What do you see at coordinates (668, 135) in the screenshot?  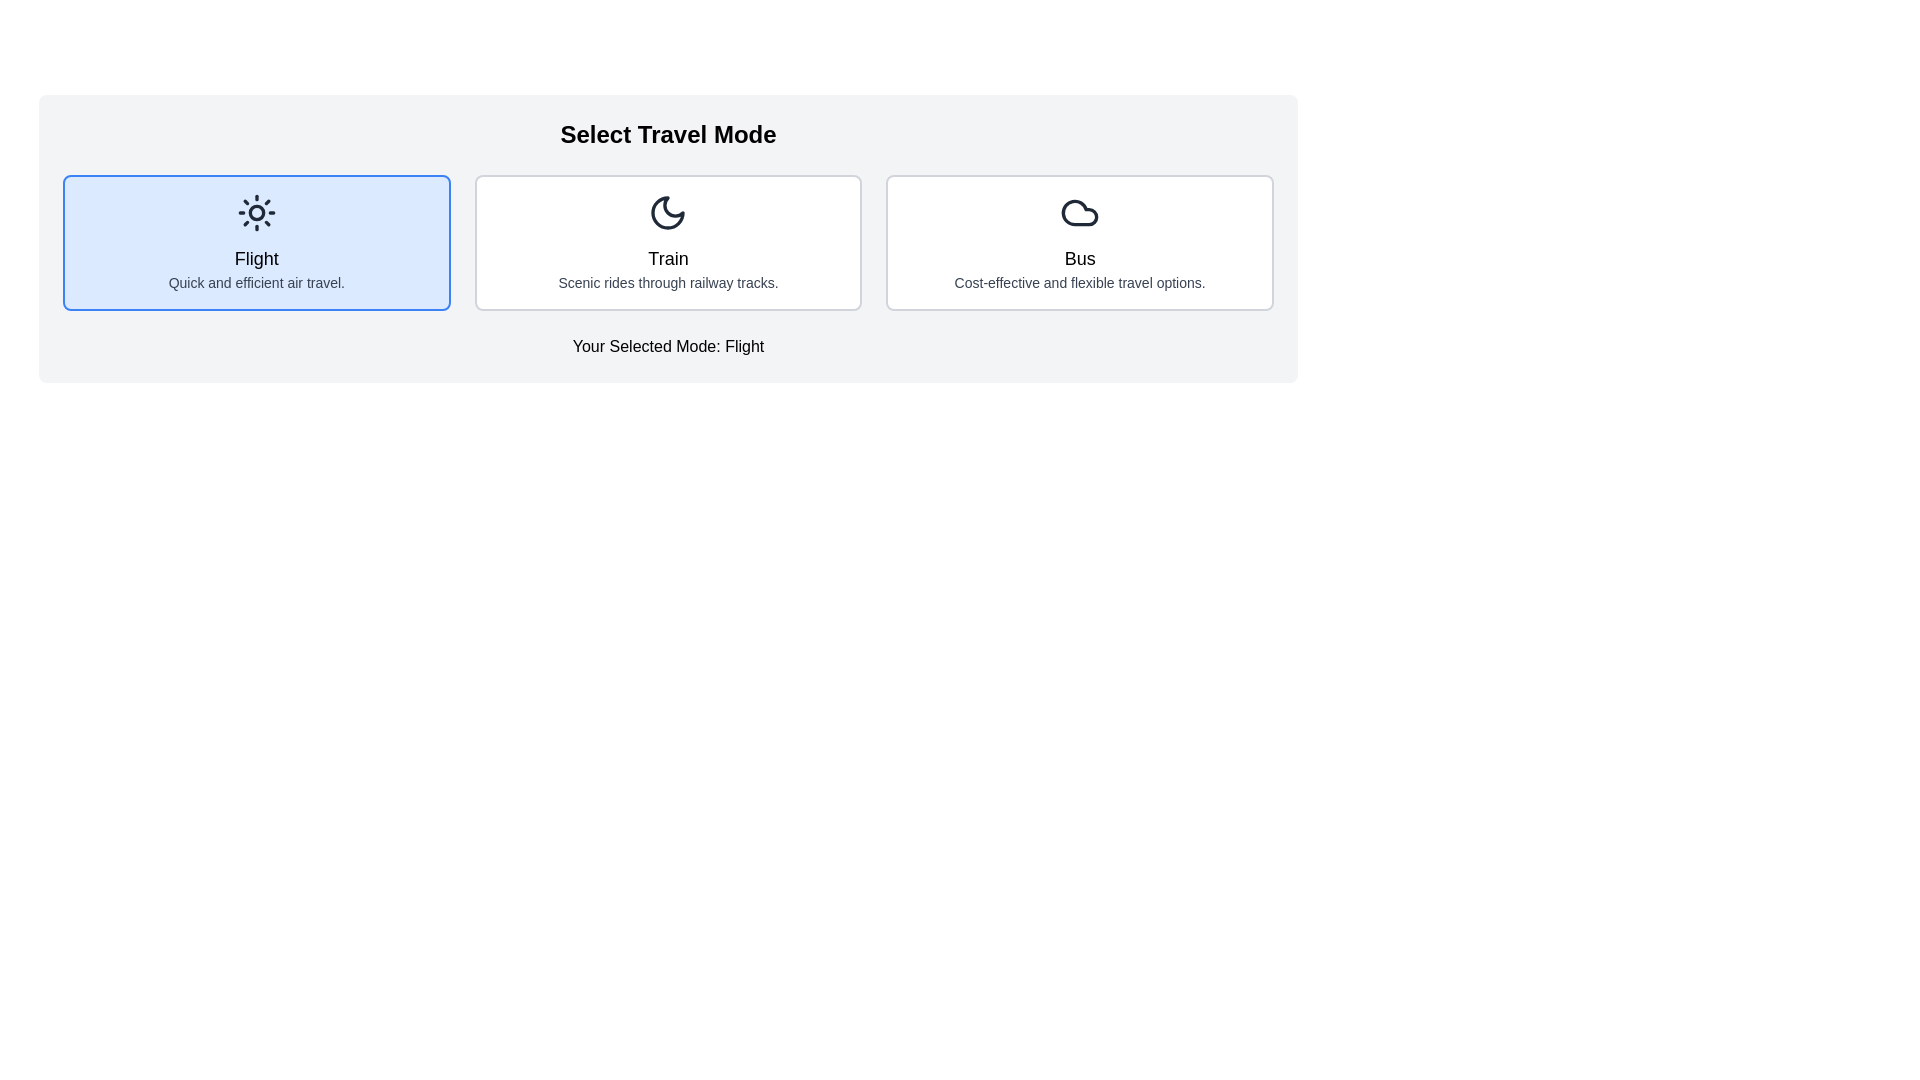 I see `the Text Label element displaying 'Select Travel Mode', which is a bold, large headline positioned at the top of the travel mode selection options` at bounding box center [668, 135].